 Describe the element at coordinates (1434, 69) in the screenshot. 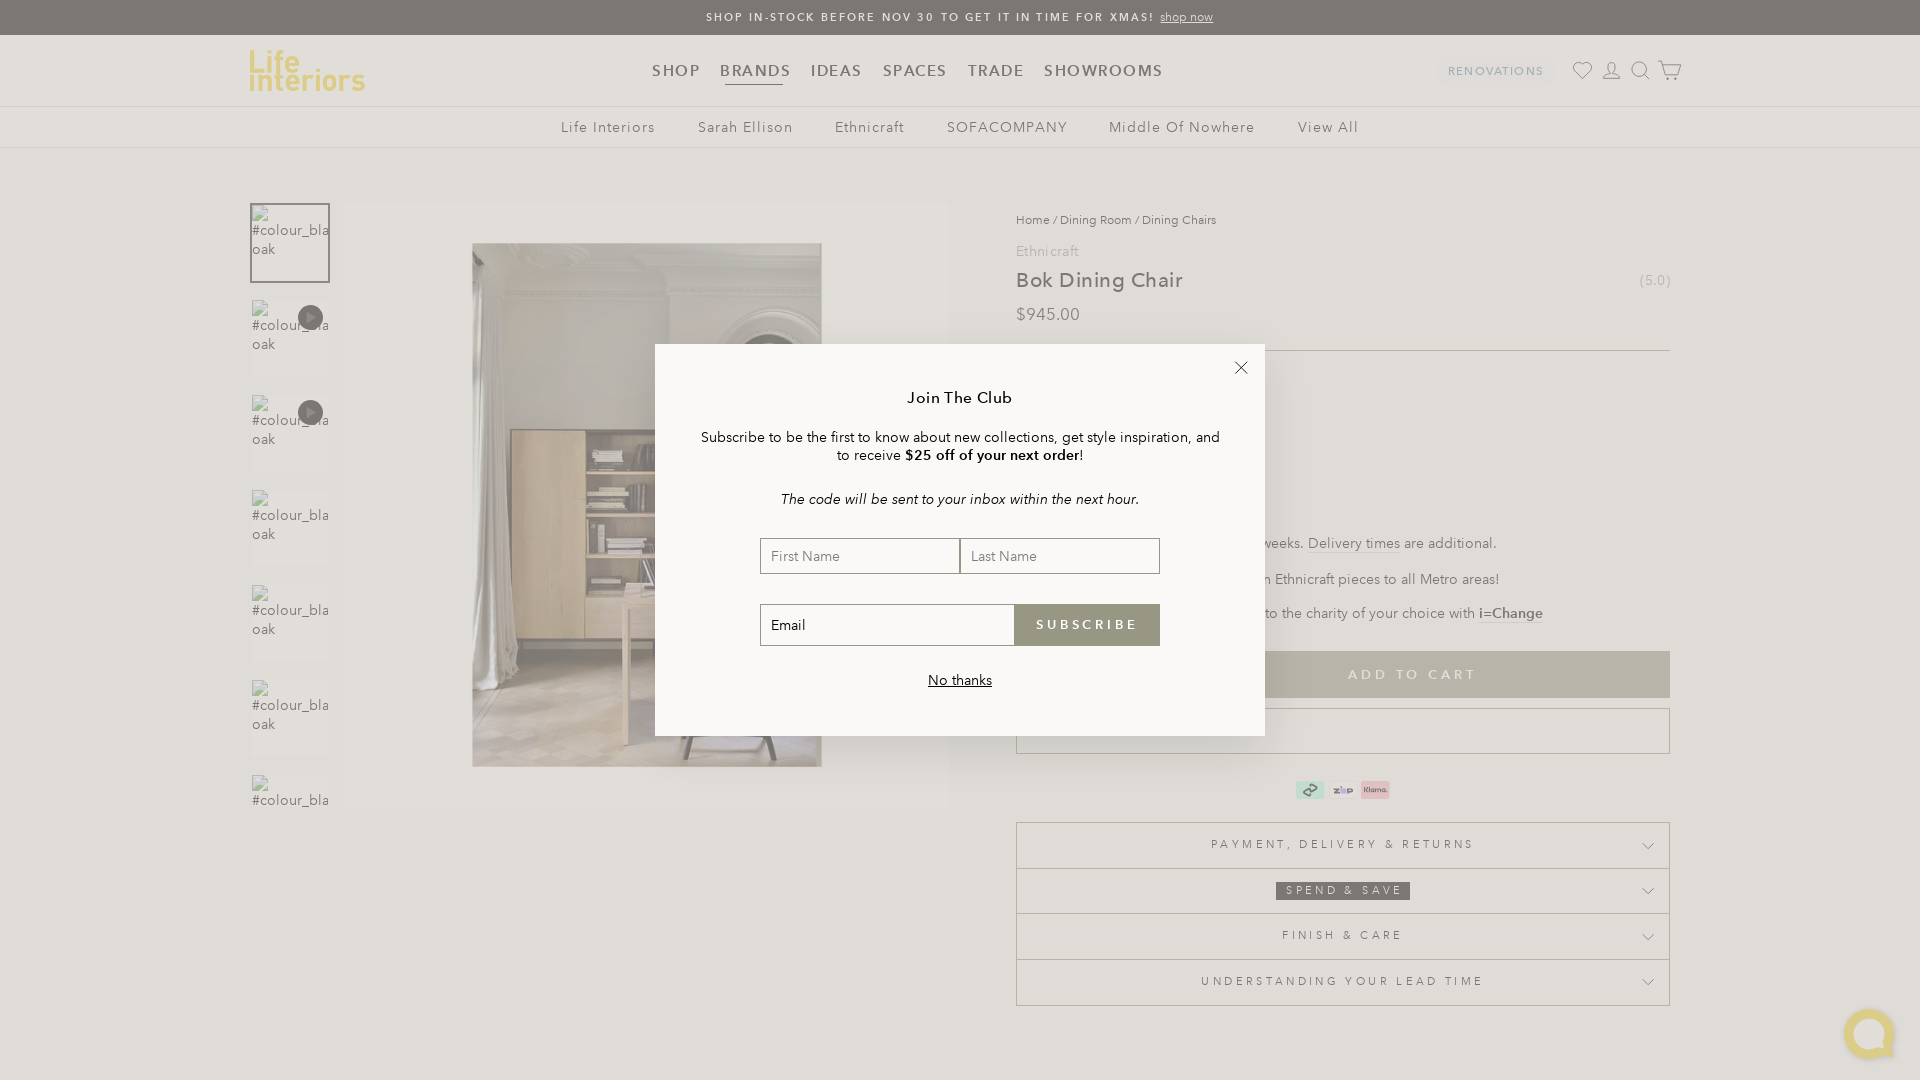

I see `'RENOVATIONS'` at that location.